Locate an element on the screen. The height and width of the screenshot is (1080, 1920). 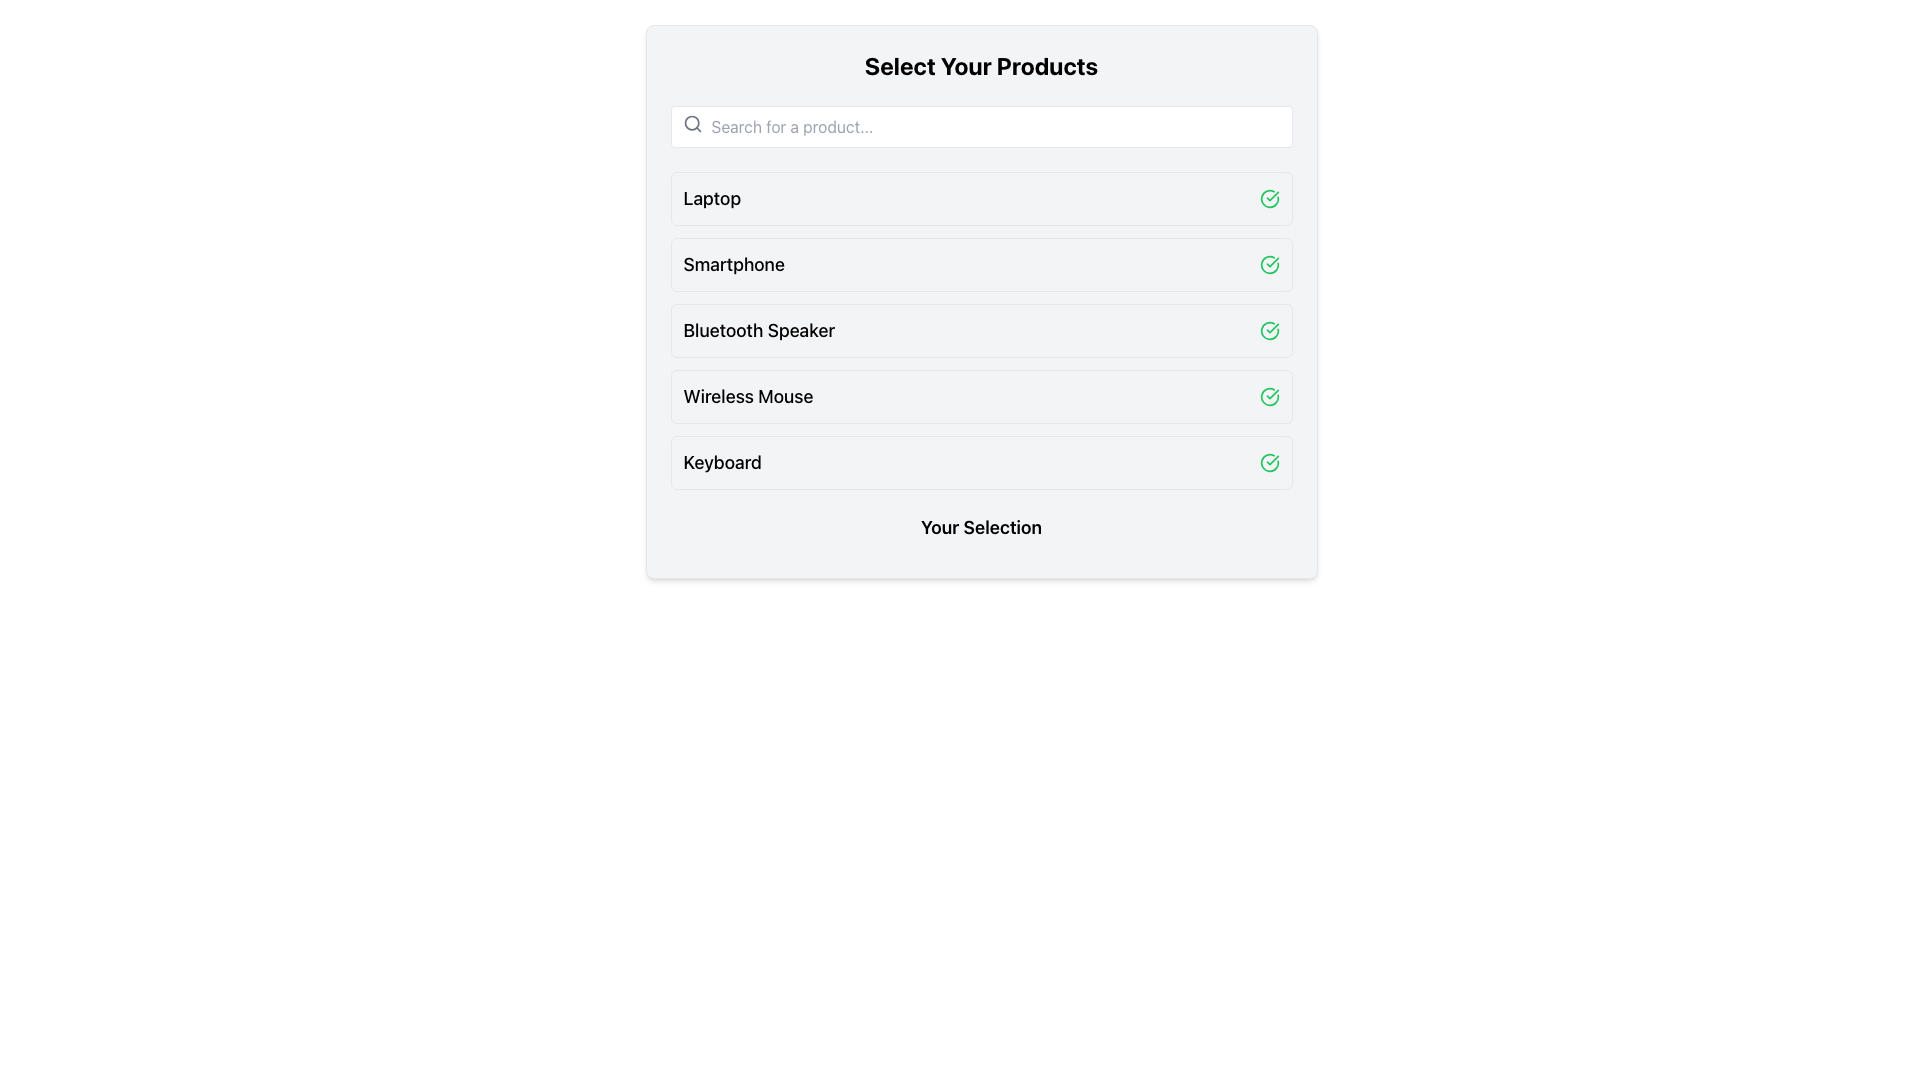
the Text label that provides contextual information for the product item located in the third item of the vertical list under 'Select Your Products', specifically positioned below 'Smartphone' and above 'Wireless Mouse' is located at coordinates (758, 330).